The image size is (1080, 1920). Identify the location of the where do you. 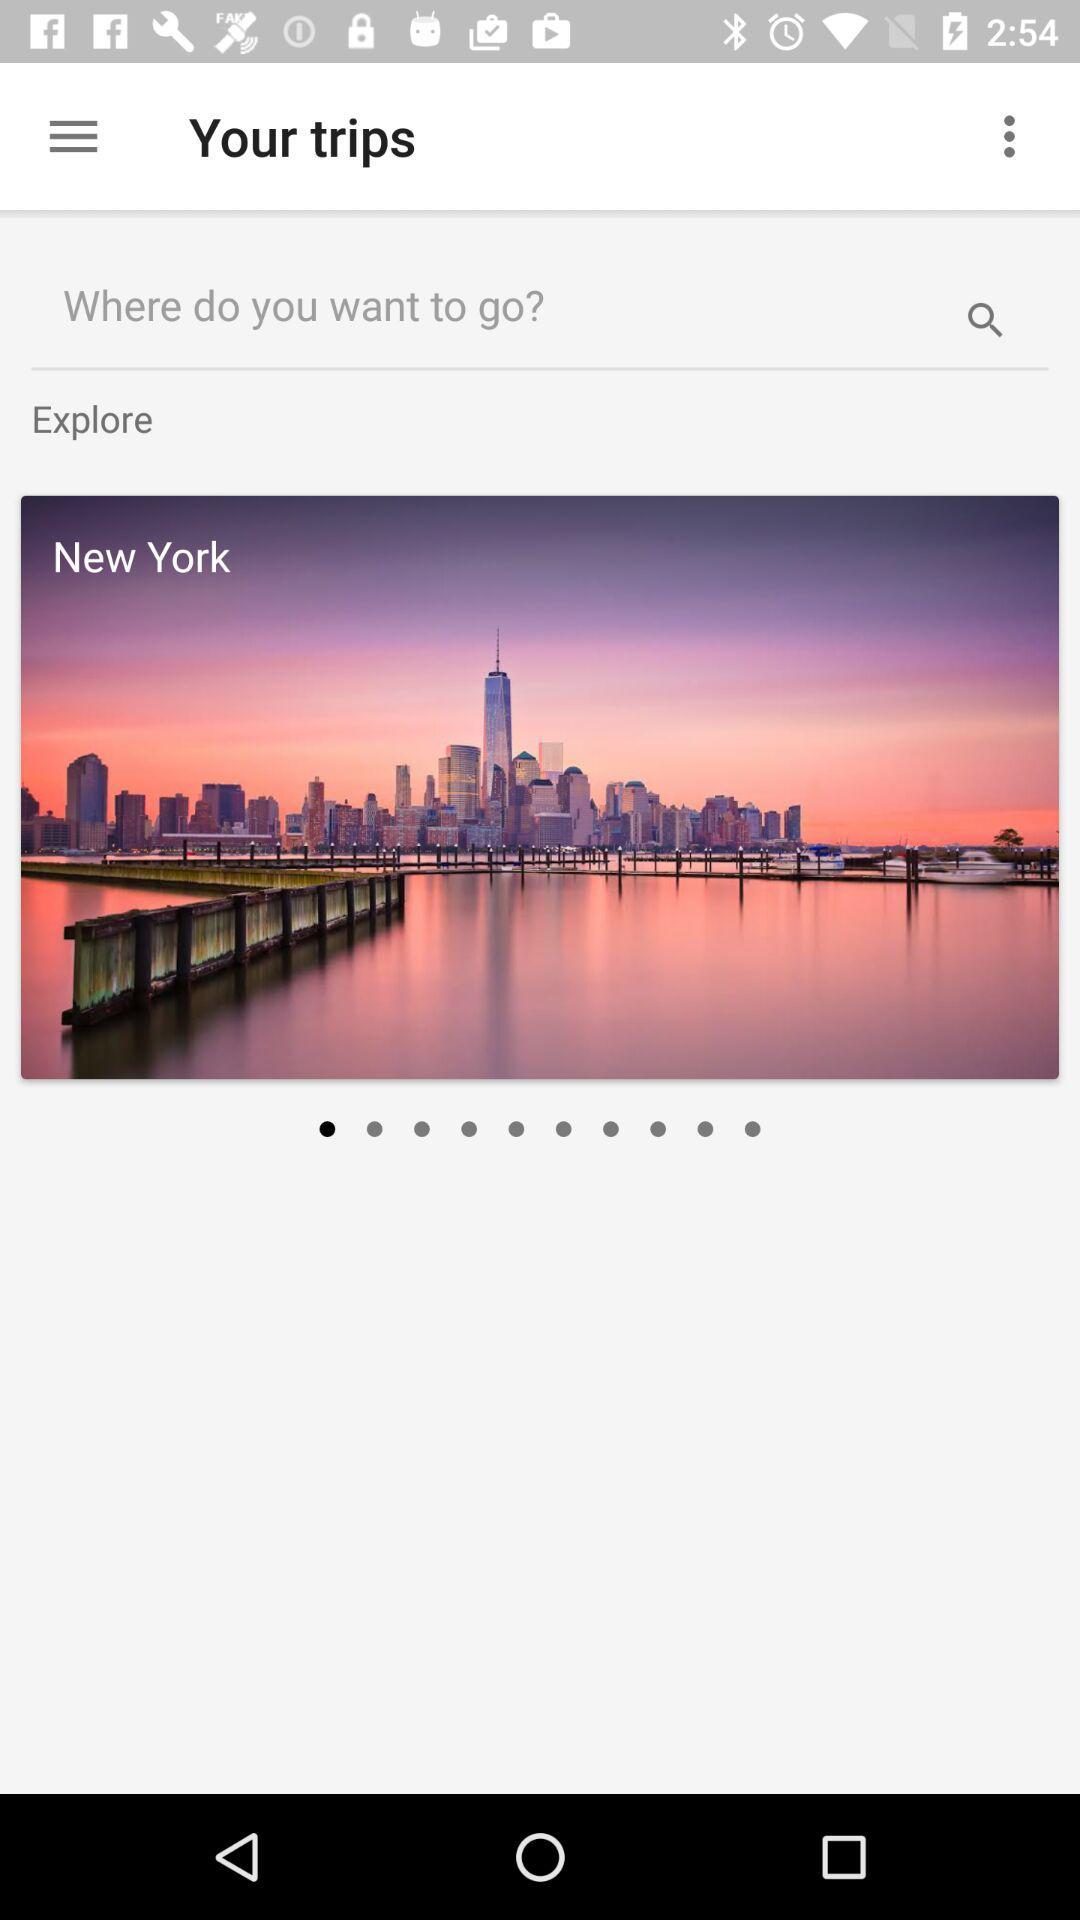
(477, 303).